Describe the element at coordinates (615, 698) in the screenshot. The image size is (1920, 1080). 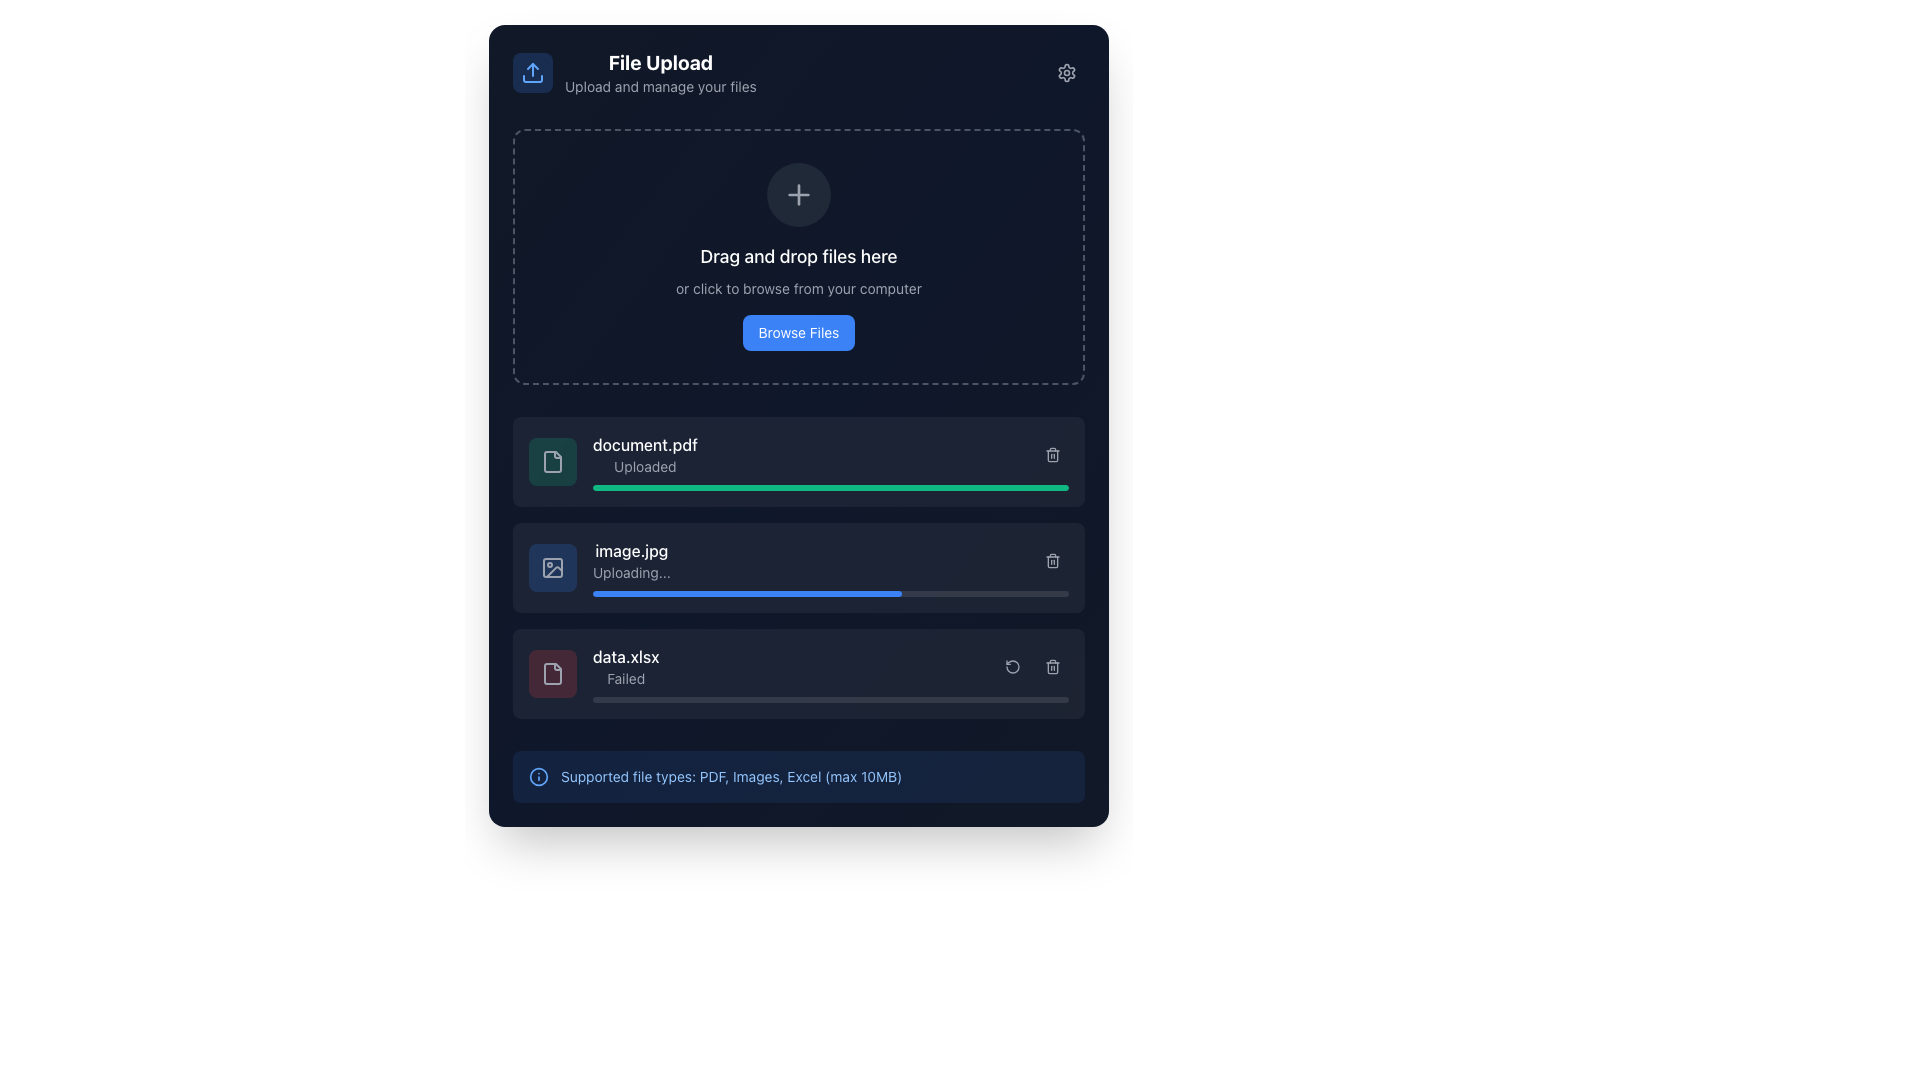
I see `the progress` at that location.